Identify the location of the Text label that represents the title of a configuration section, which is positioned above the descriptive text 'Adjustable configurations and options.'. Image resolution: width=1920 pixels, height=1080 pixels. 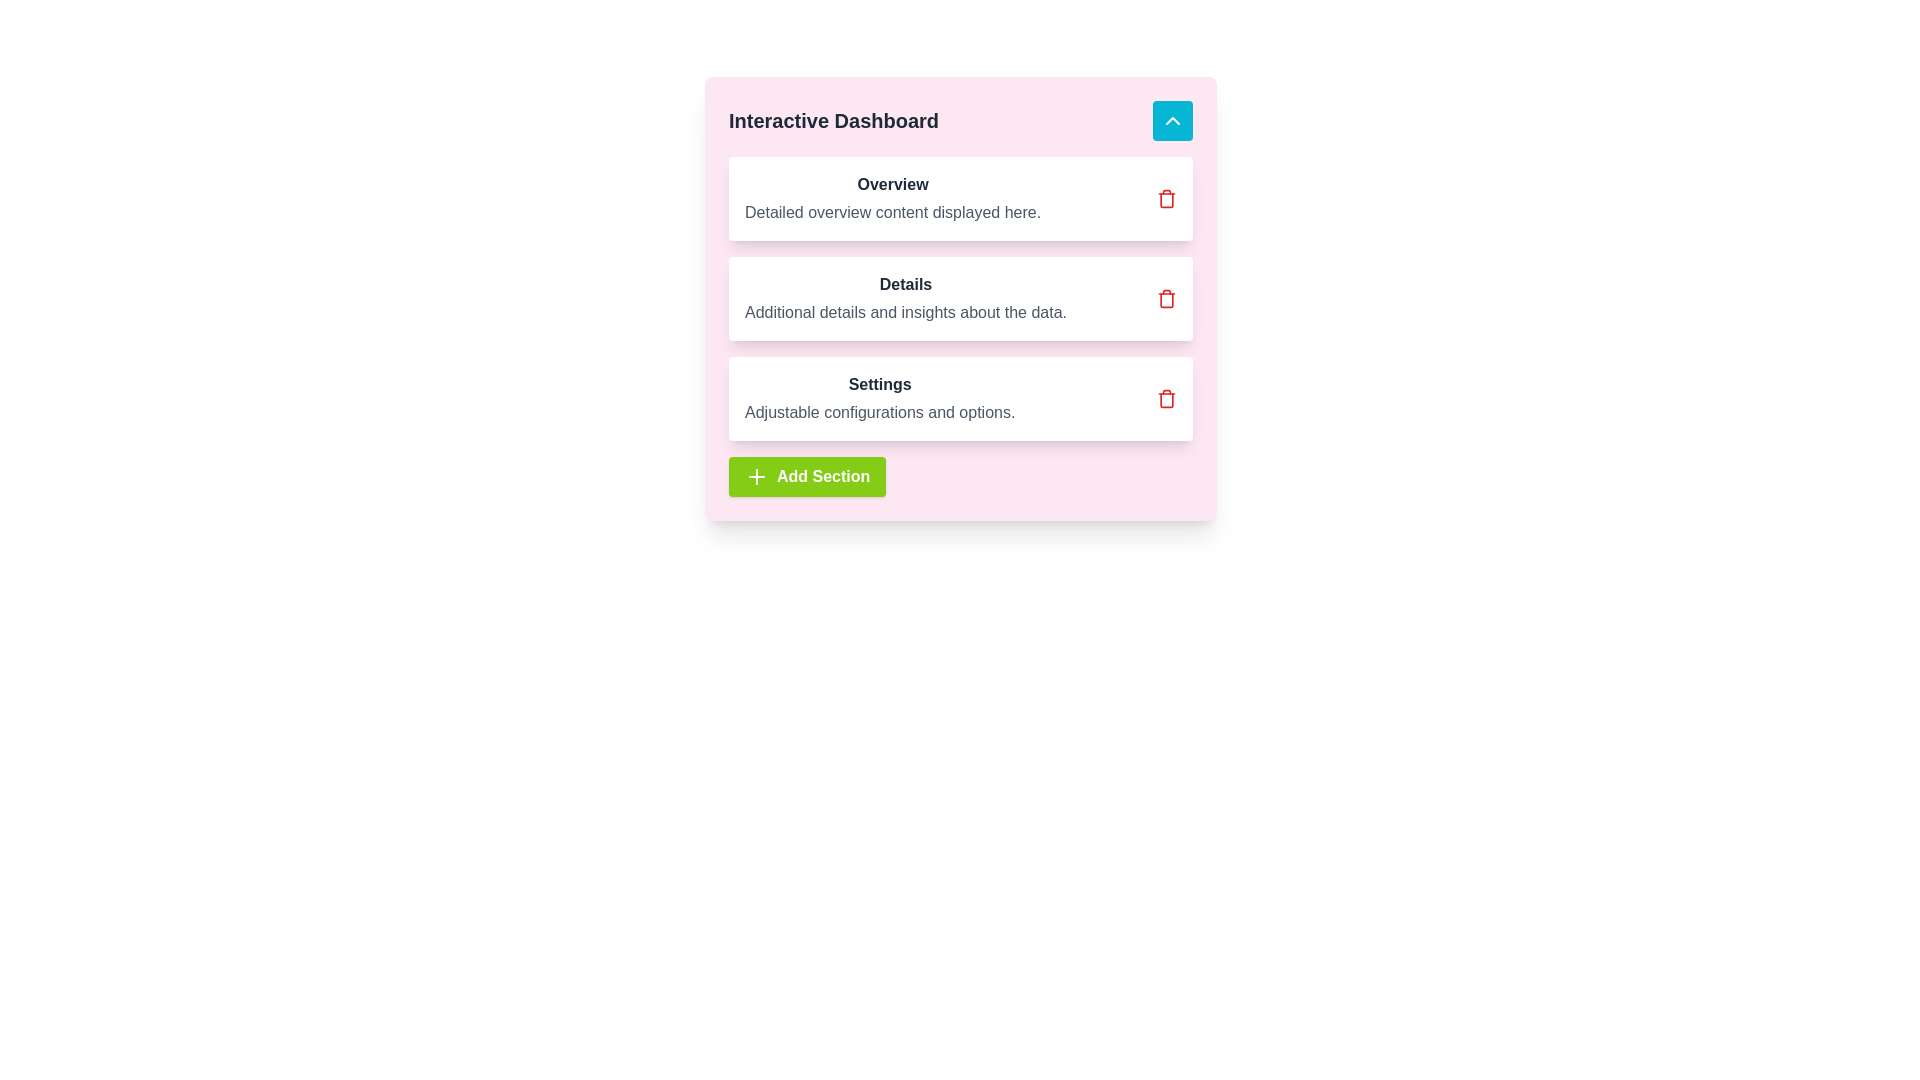
(880, 385).